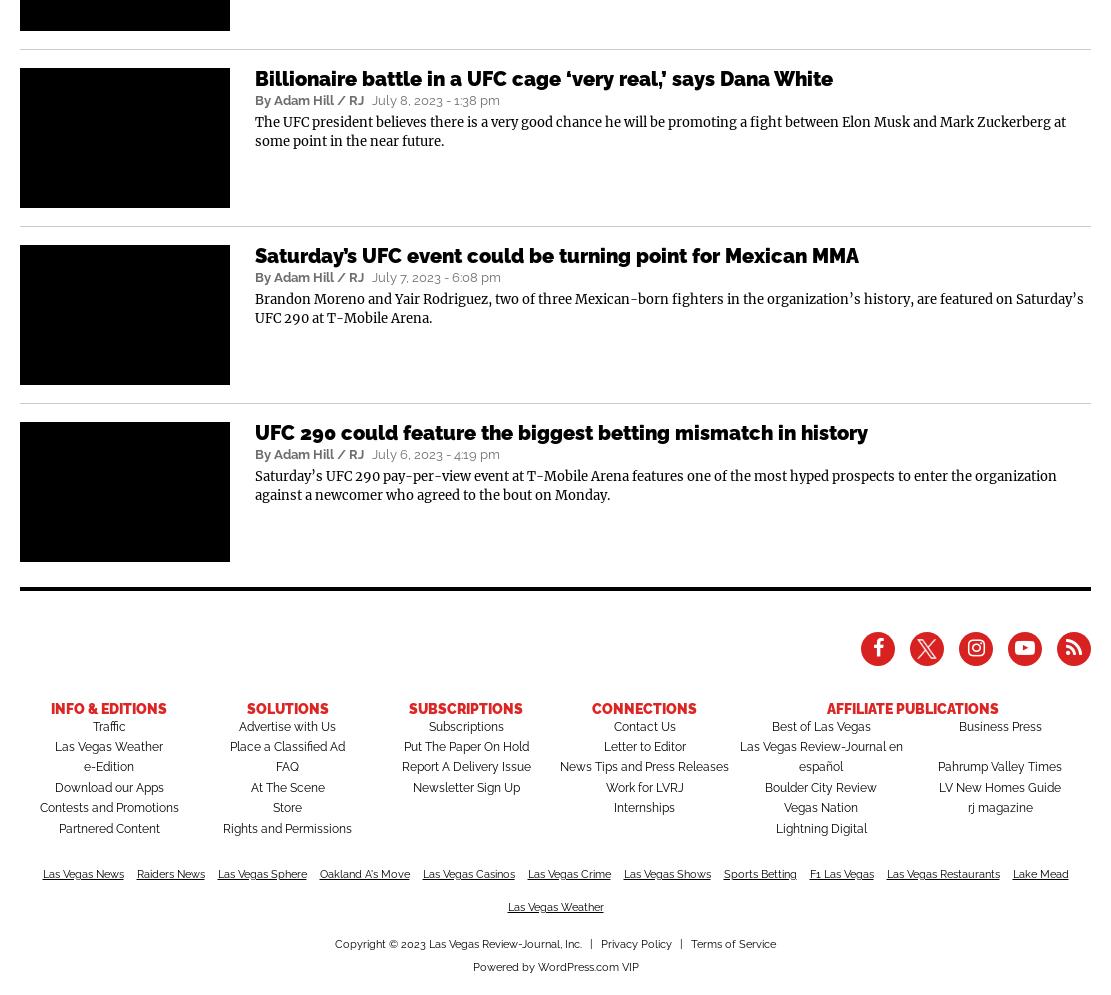 This screenshot has height=995, width=1111. I want to click on 'SUBSCRIPTIONS', so click(464, 708).